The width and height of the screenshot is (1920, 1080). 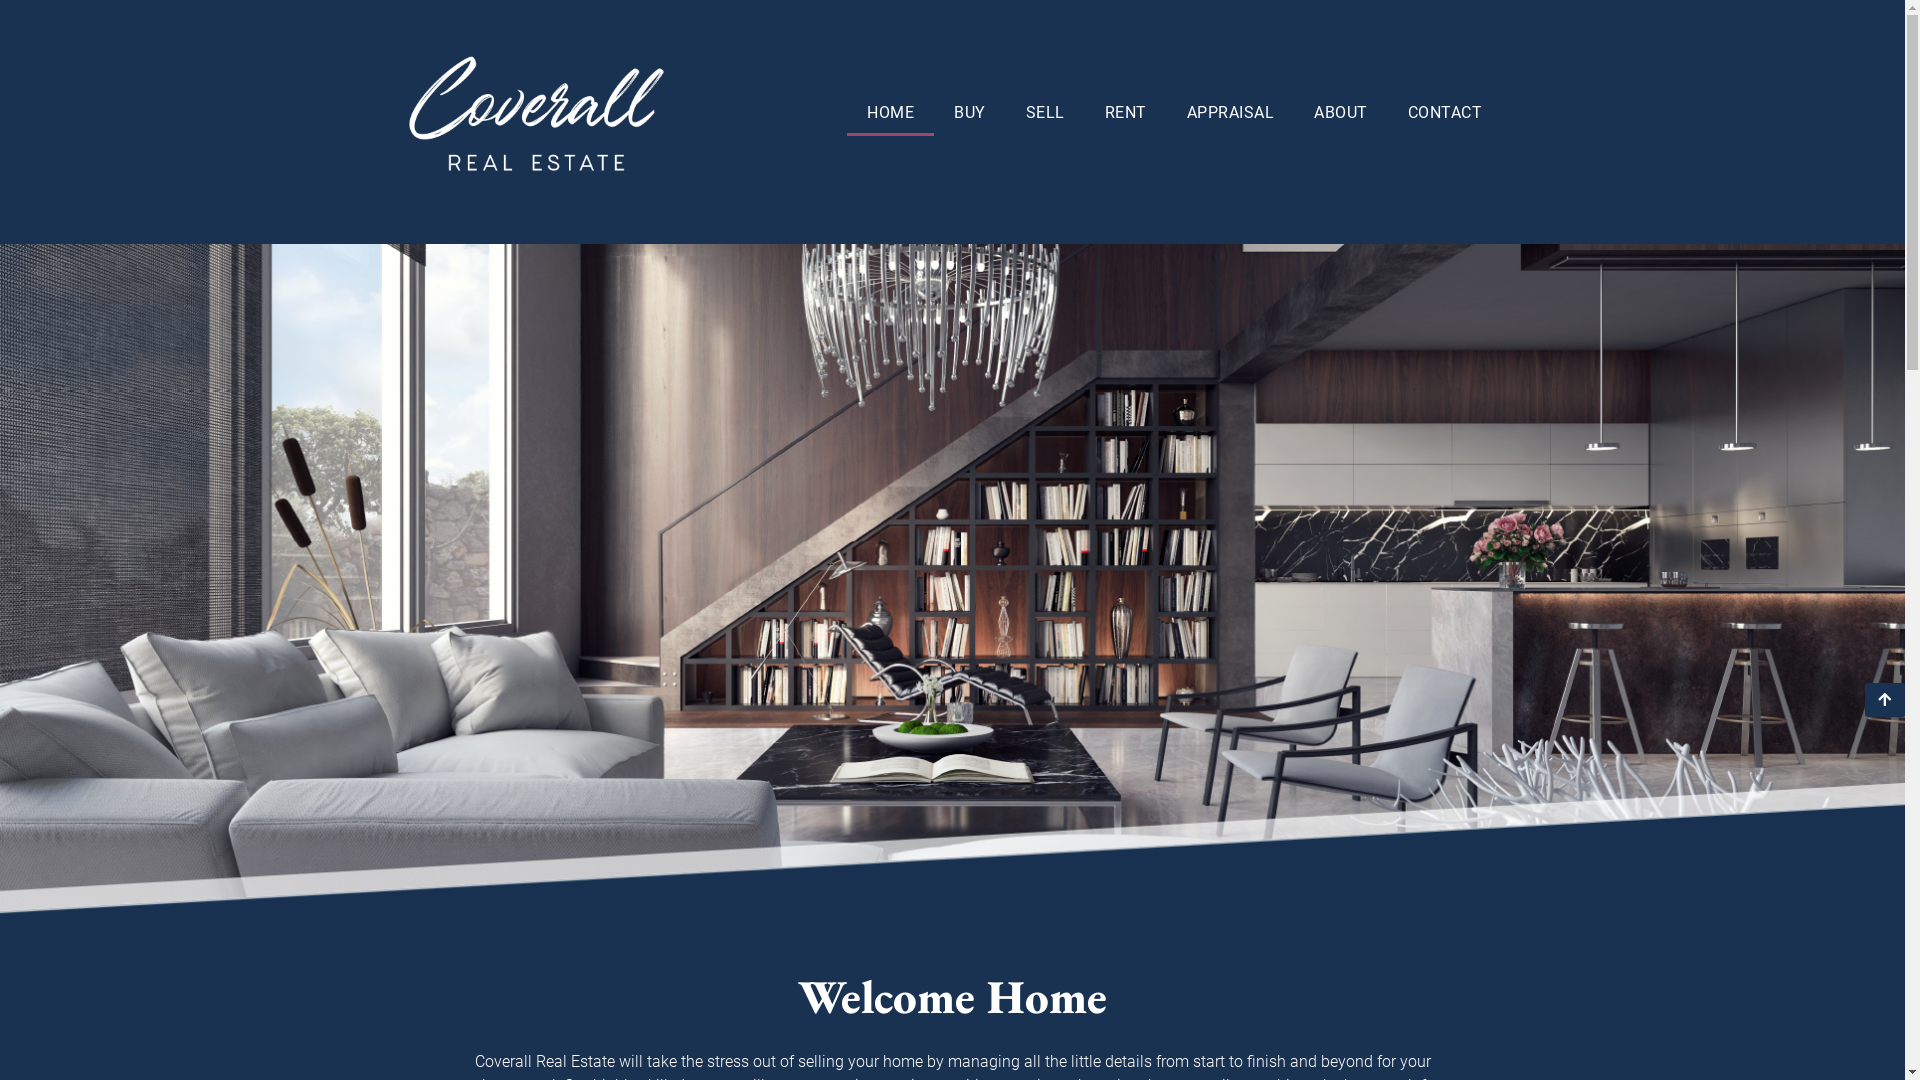 What do you see at coordinates (1044, 112) in the screenshot?
I see `'SELL'` at bounding box center [1044, 112].